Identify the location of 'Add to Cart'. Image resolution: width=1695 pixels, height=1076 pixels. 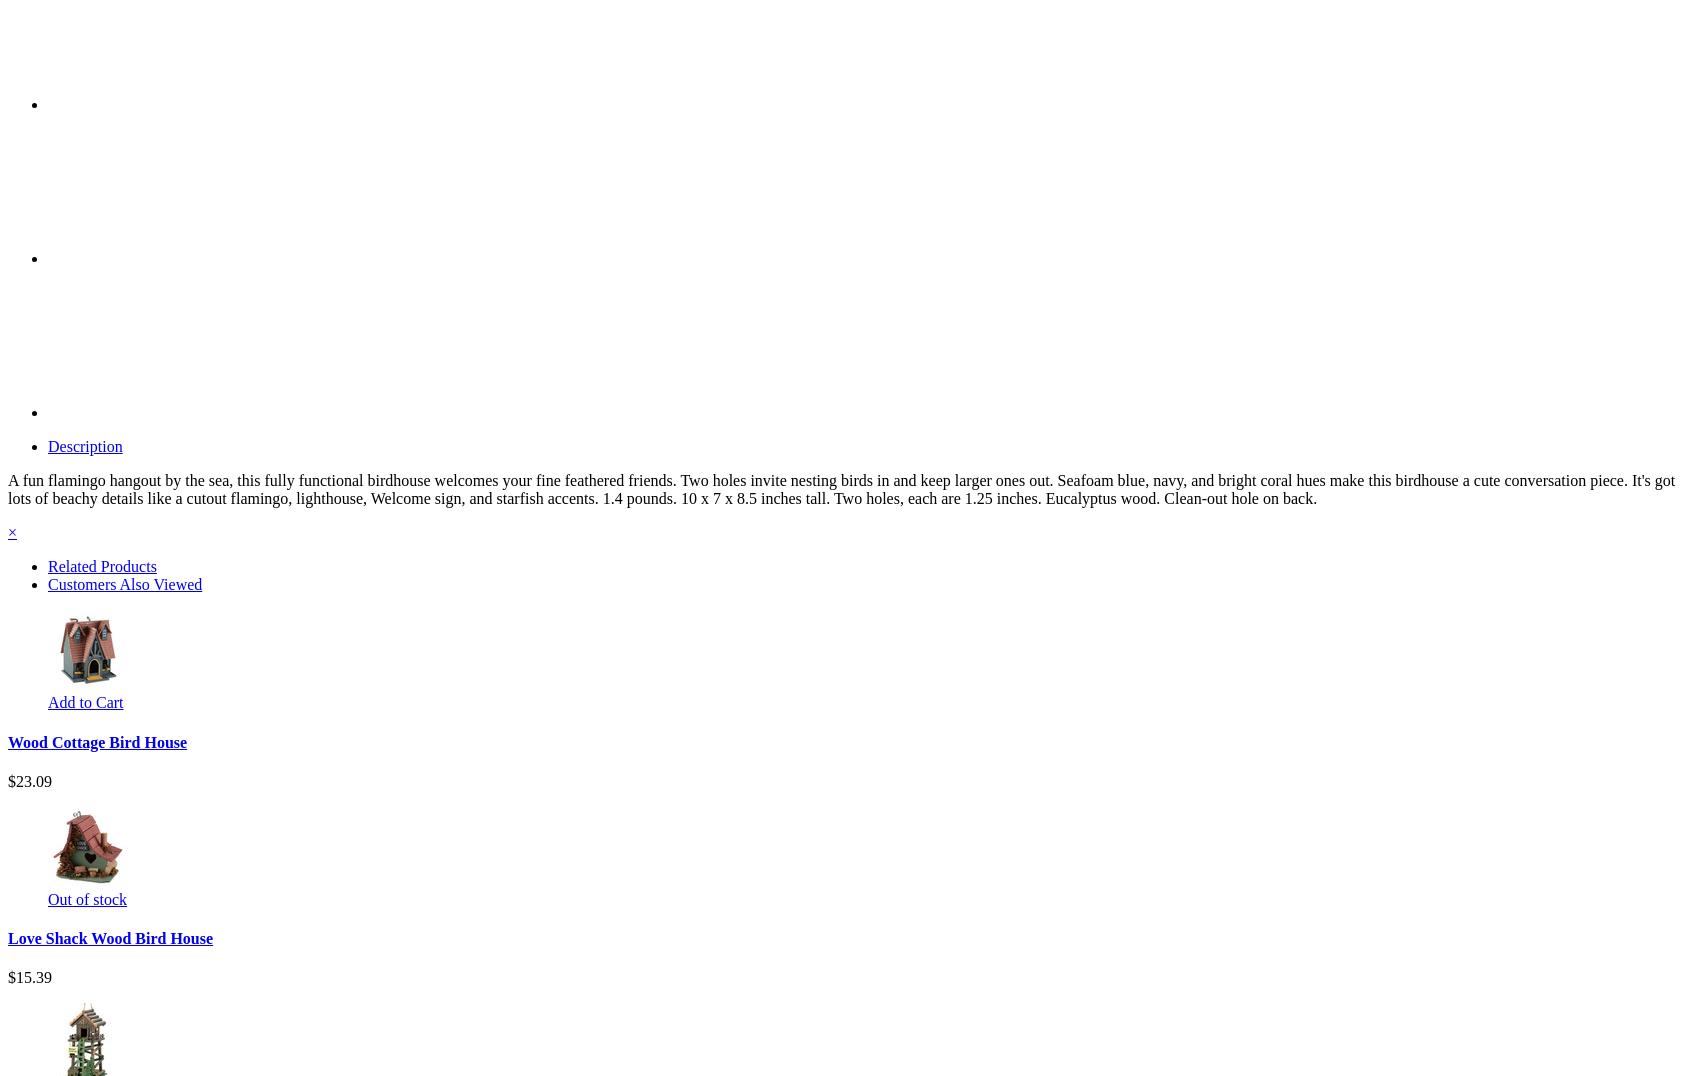
(84, 702).